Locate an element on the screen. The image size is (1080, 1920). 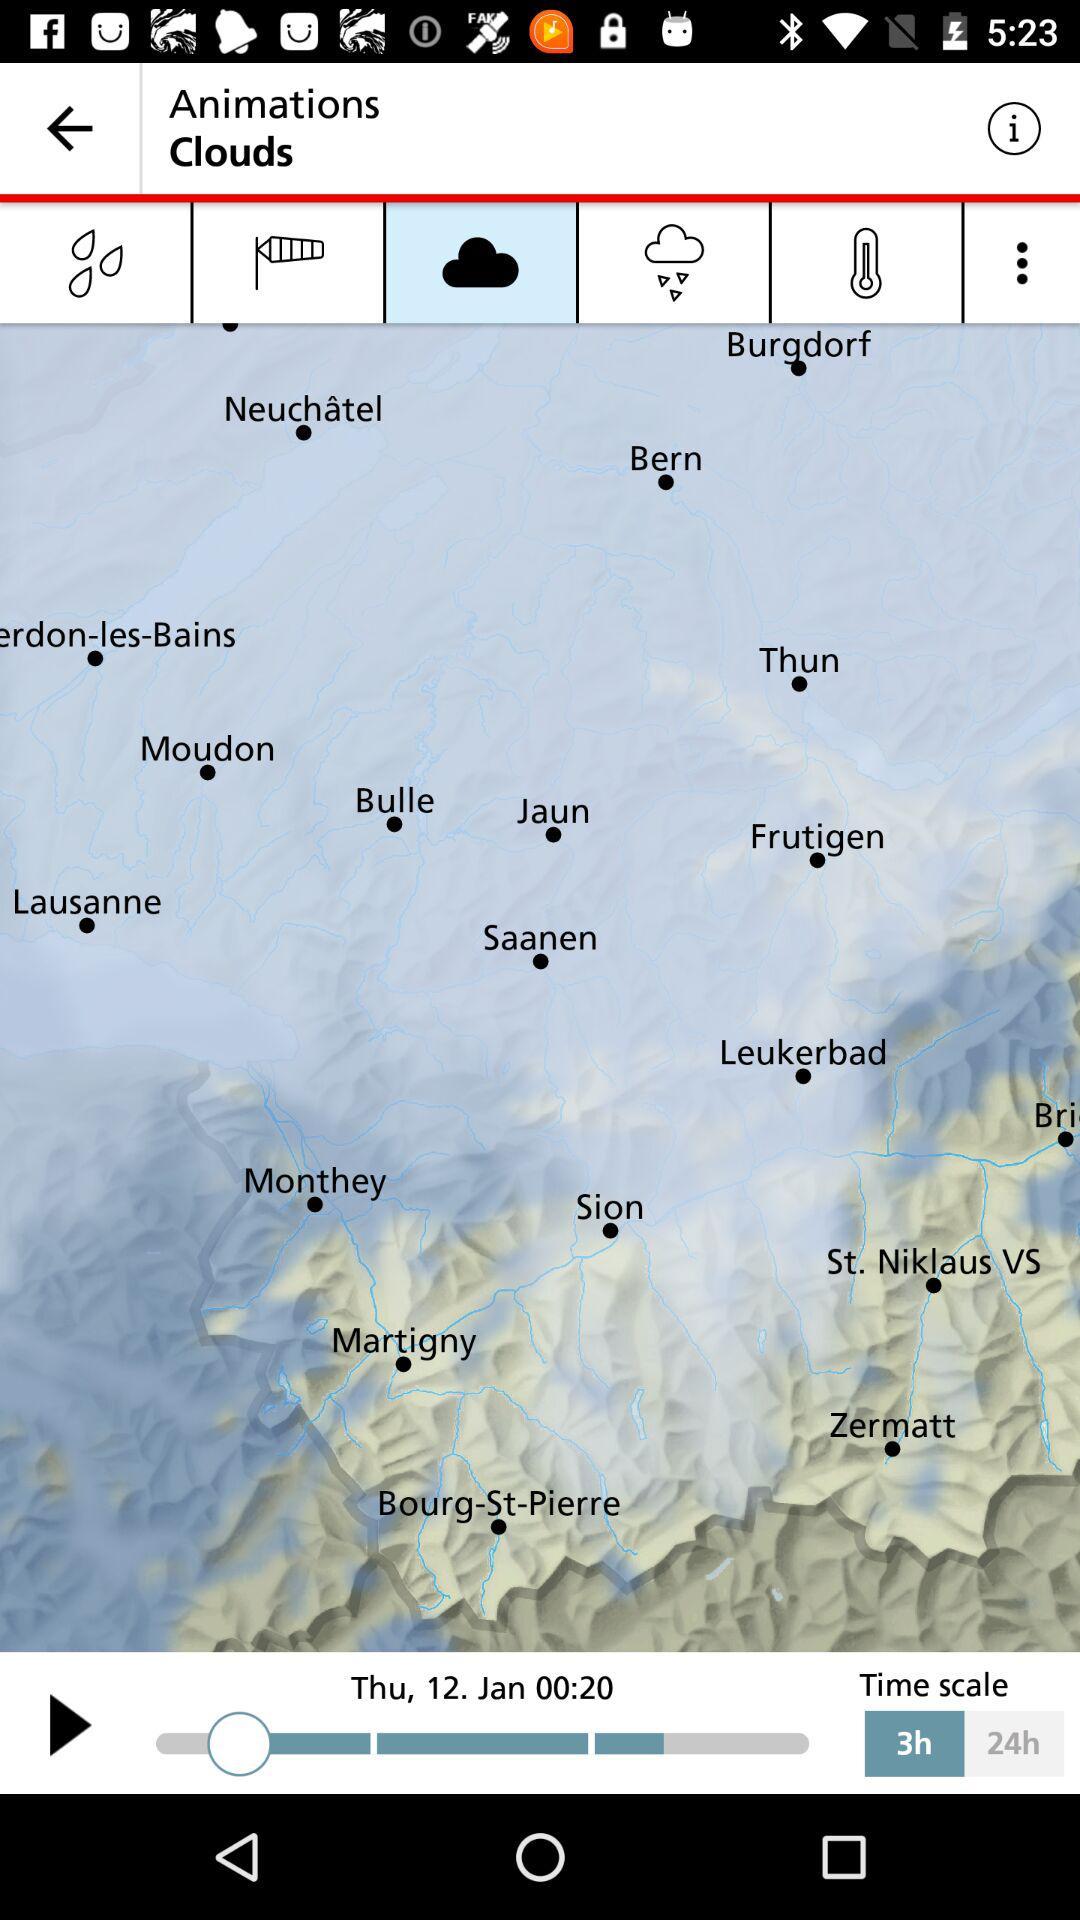
the item next to animations item is located at coordinates (1014, 127).